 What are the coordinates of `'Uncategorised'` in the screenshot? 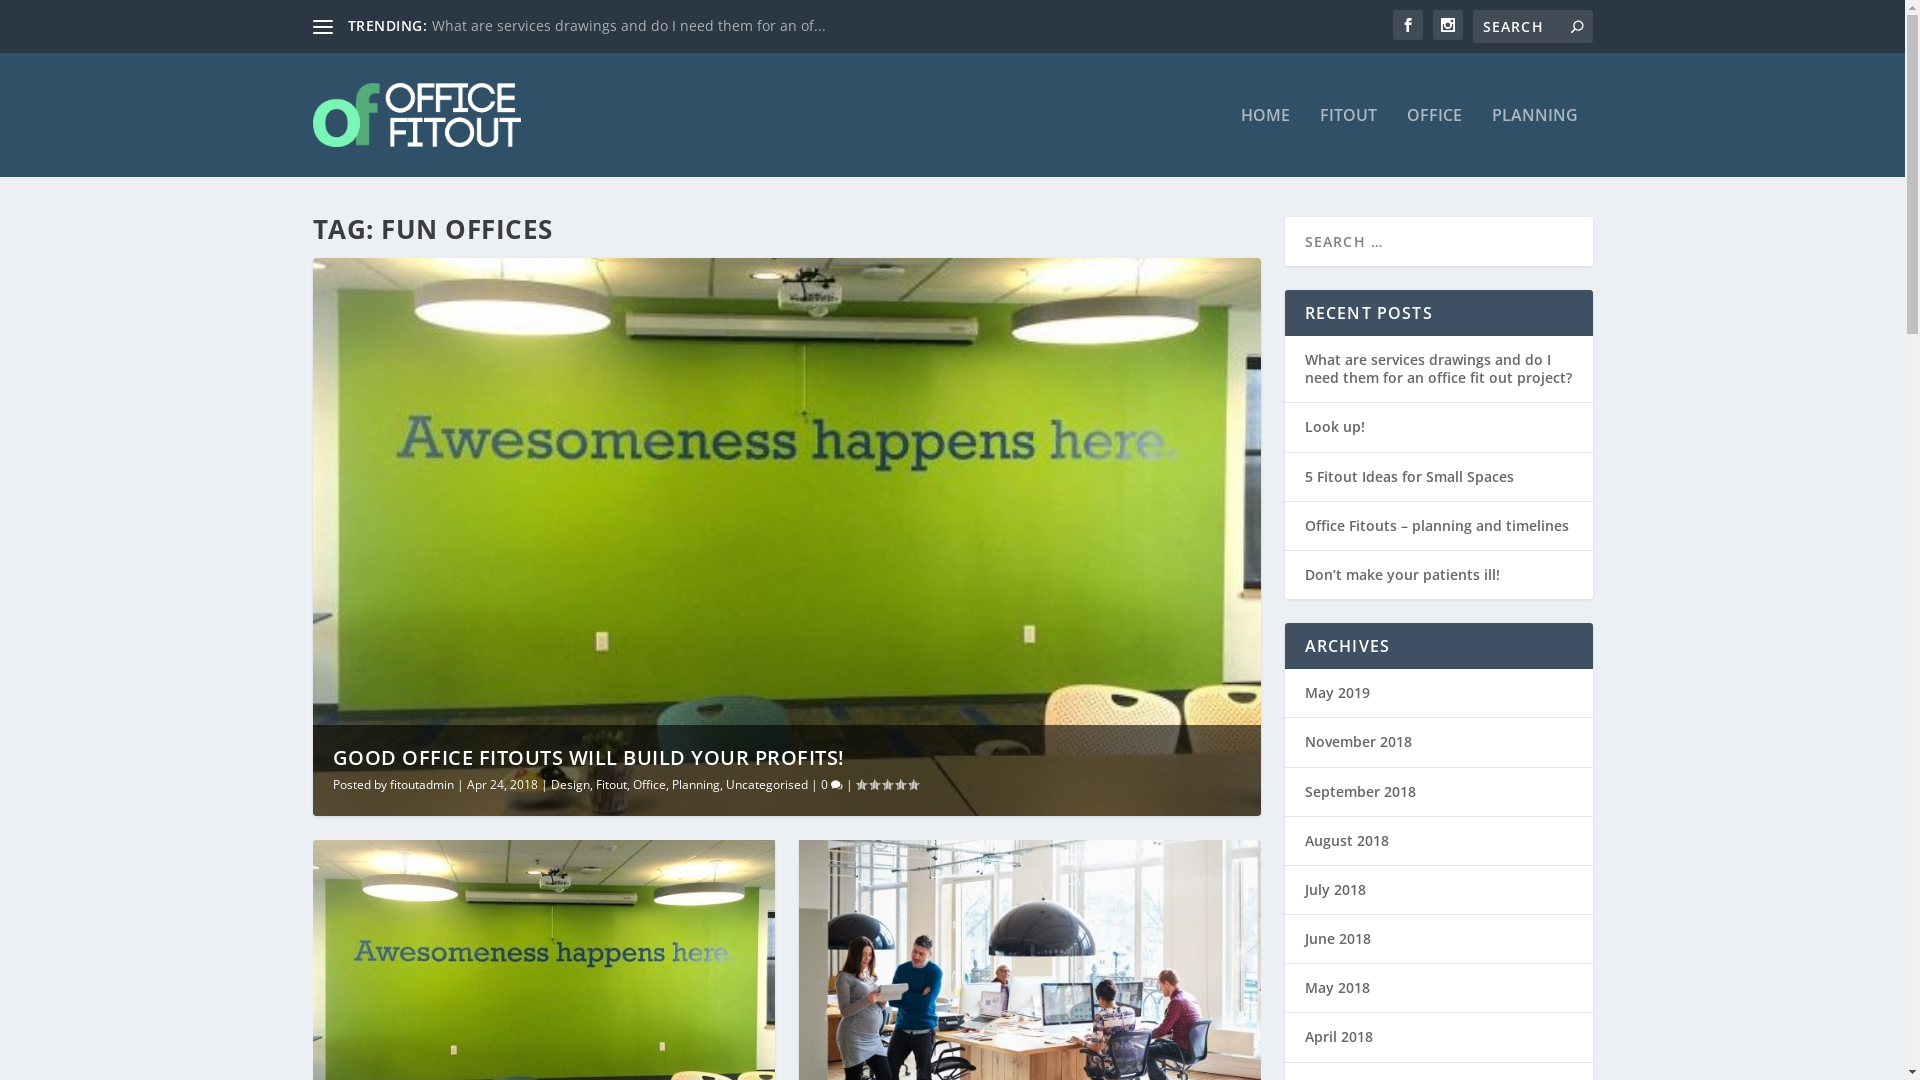 It's located at (766, 783).